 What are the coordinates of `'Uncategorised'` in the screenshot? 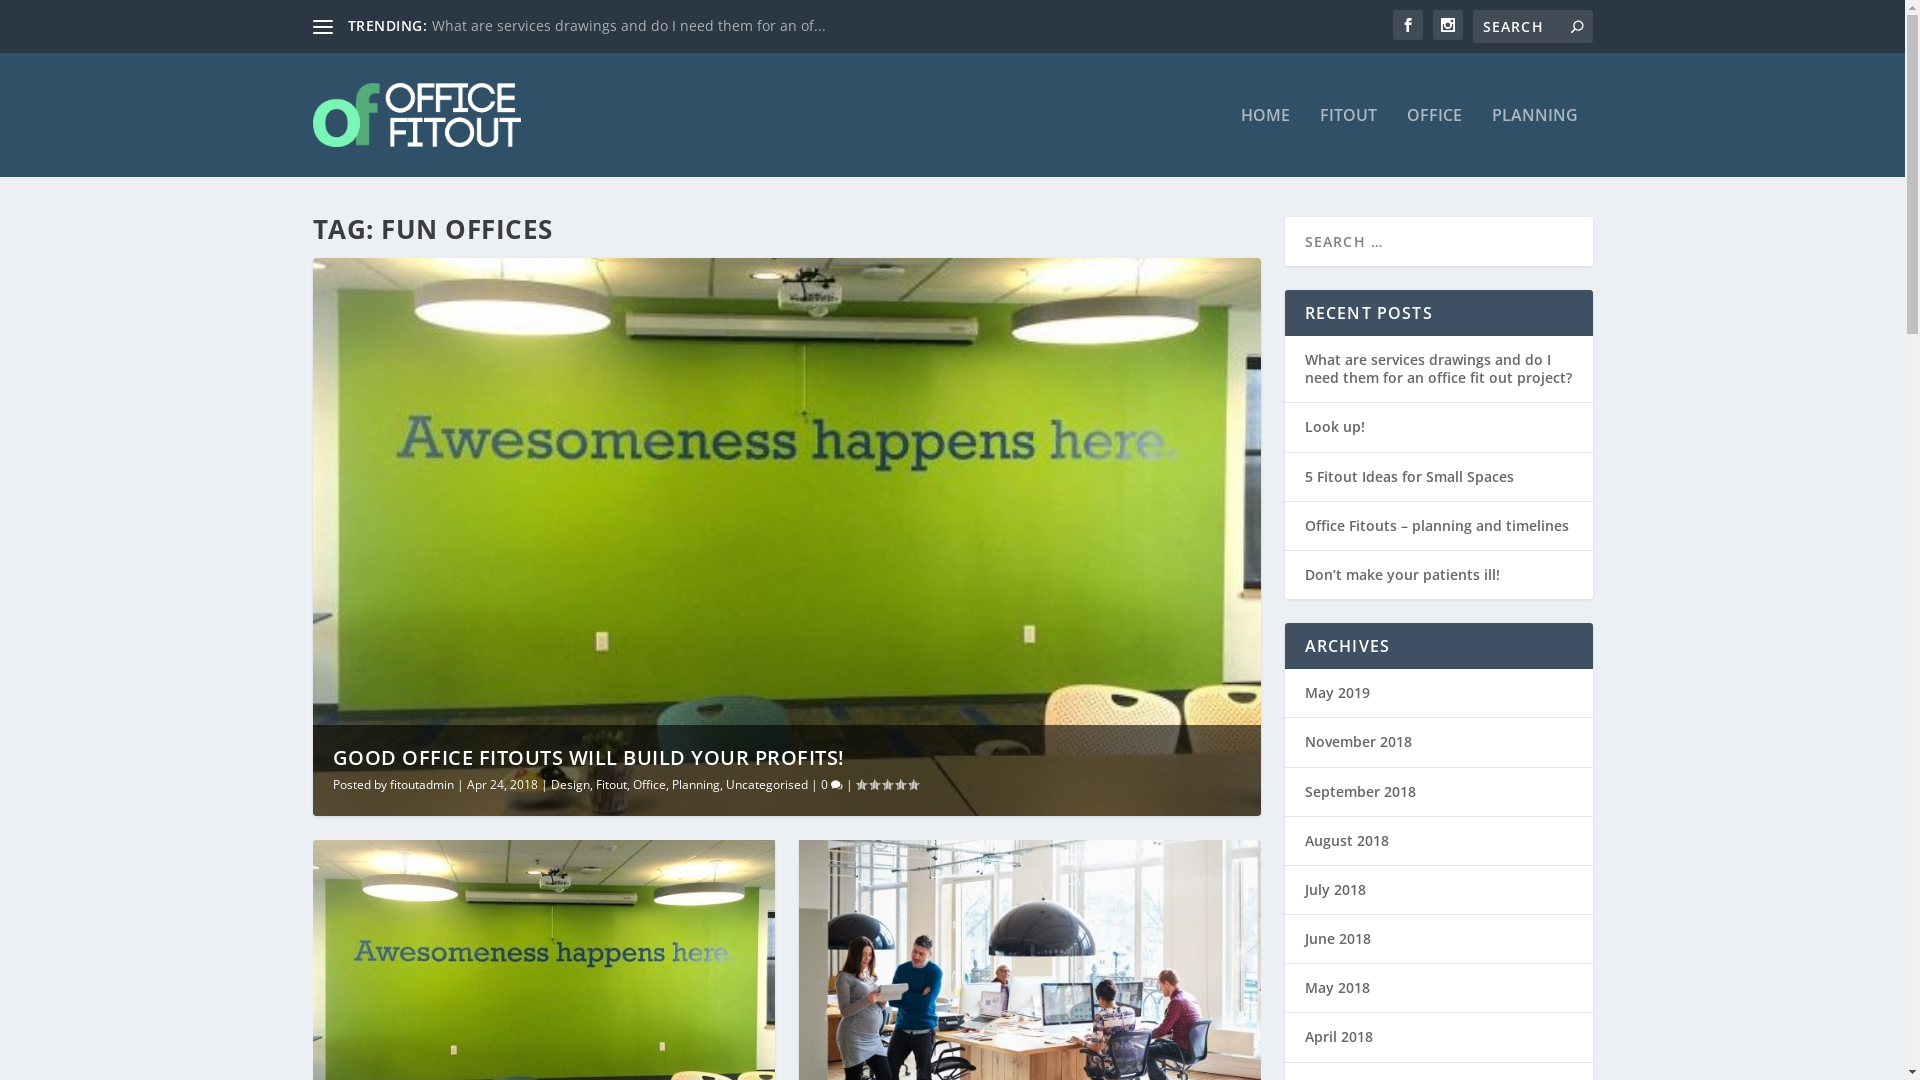 It's located at (766, 783).